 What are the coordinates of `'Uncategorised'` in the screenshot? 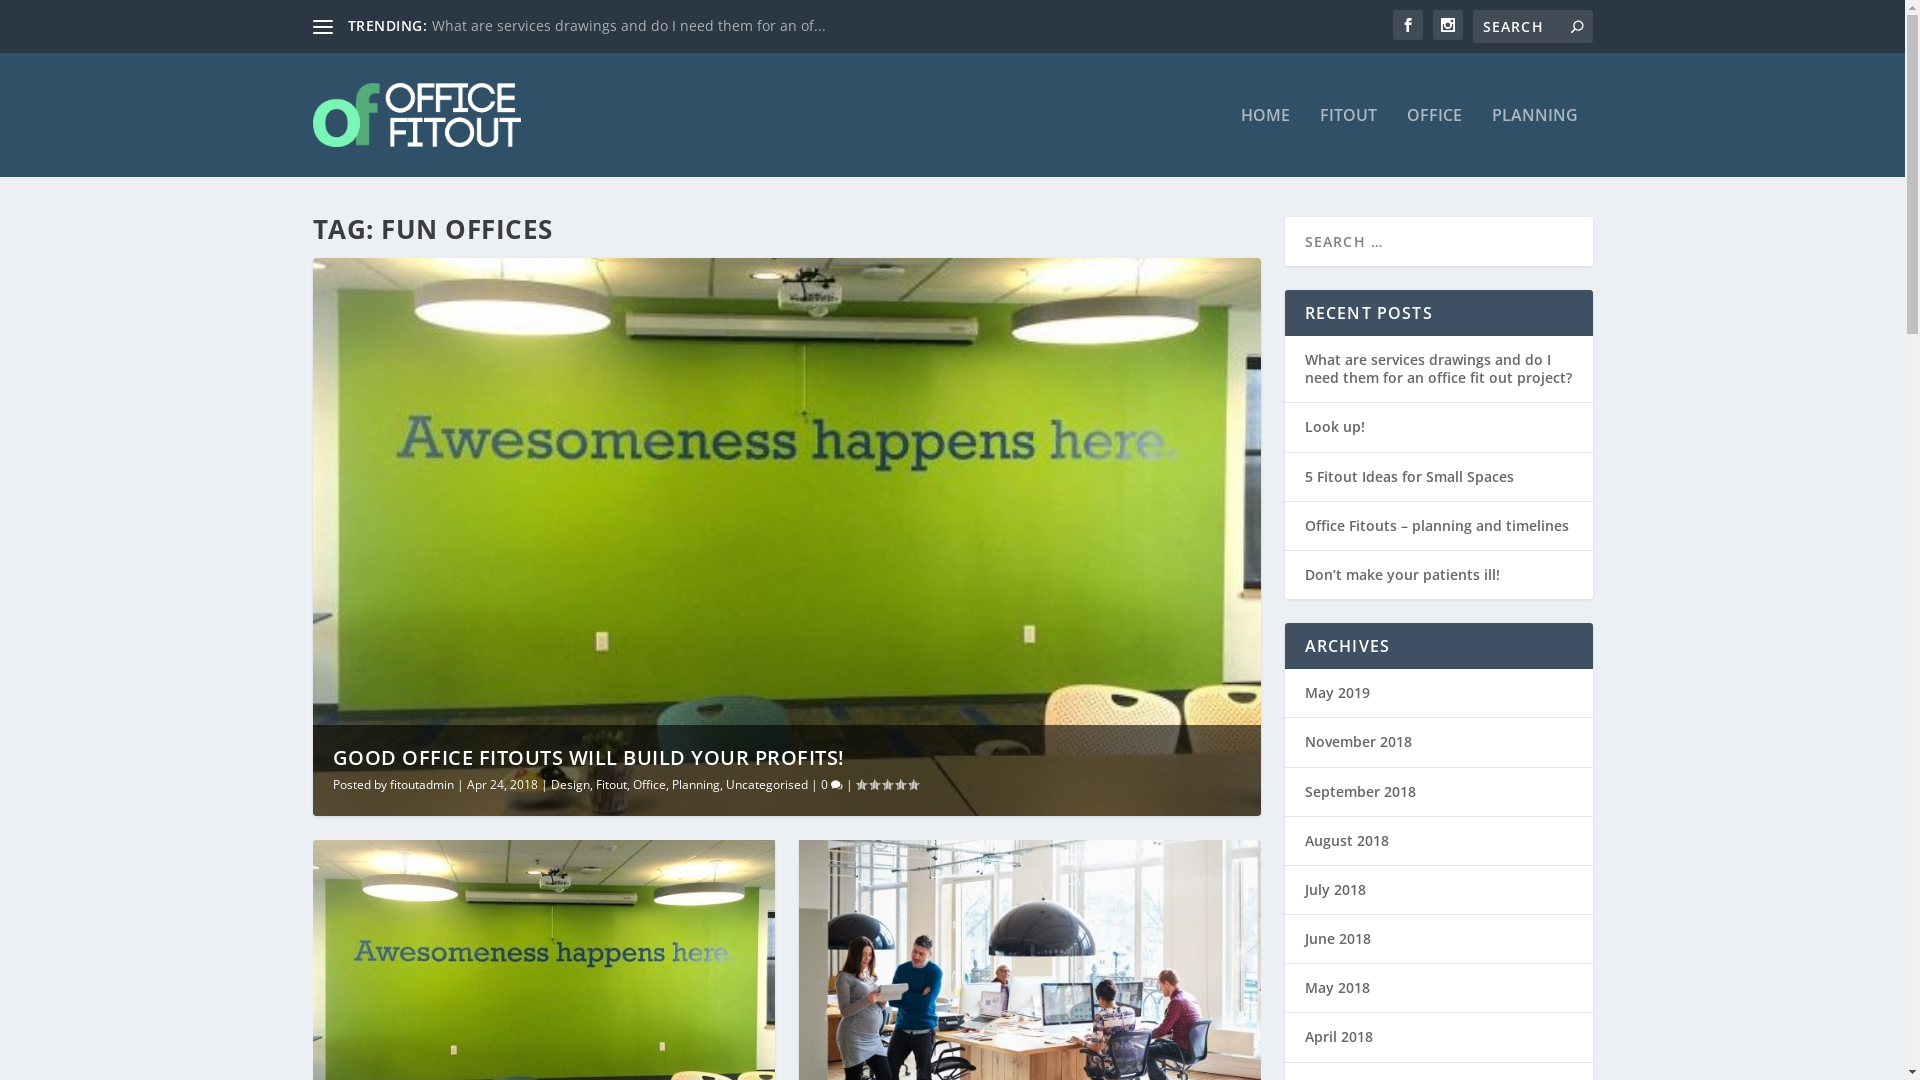 It's located at (766, 783).